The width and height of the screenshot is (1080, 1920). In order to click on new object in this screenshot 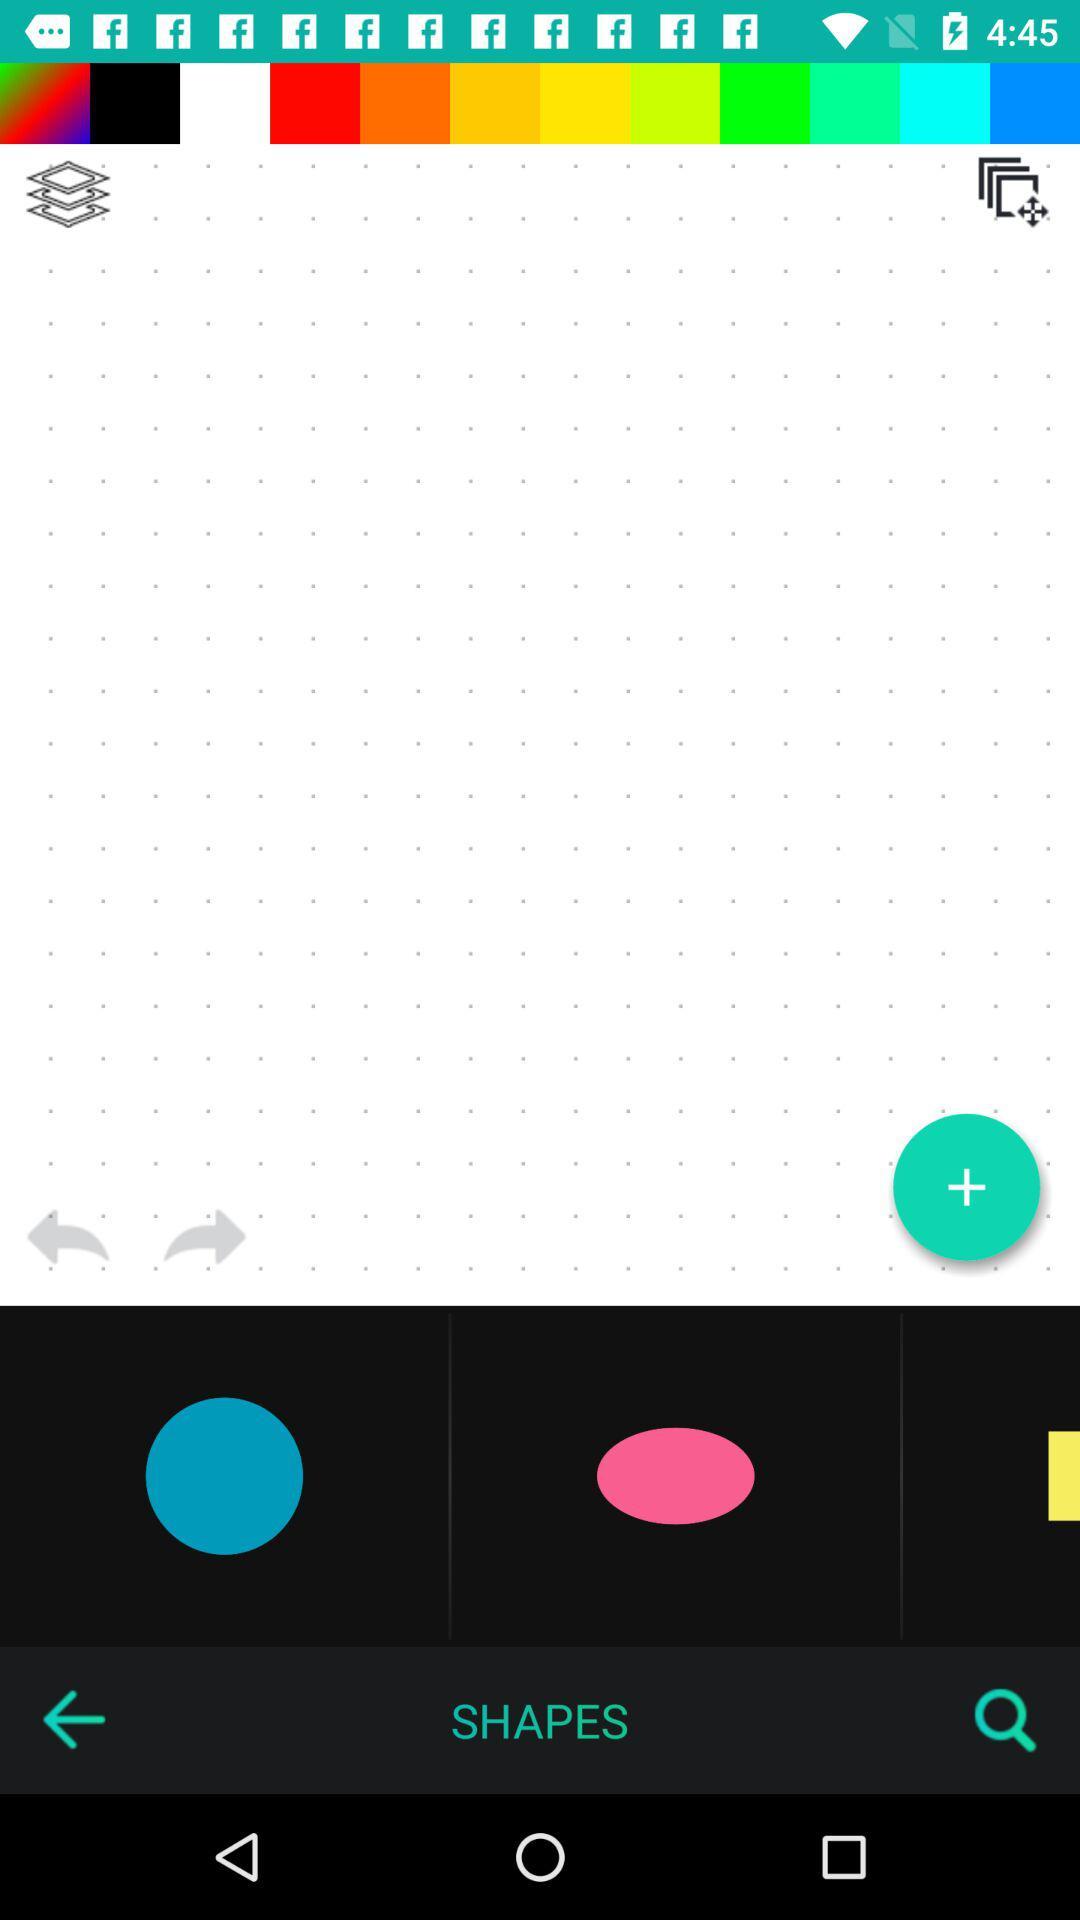, I will do `click(965, 1187)`.